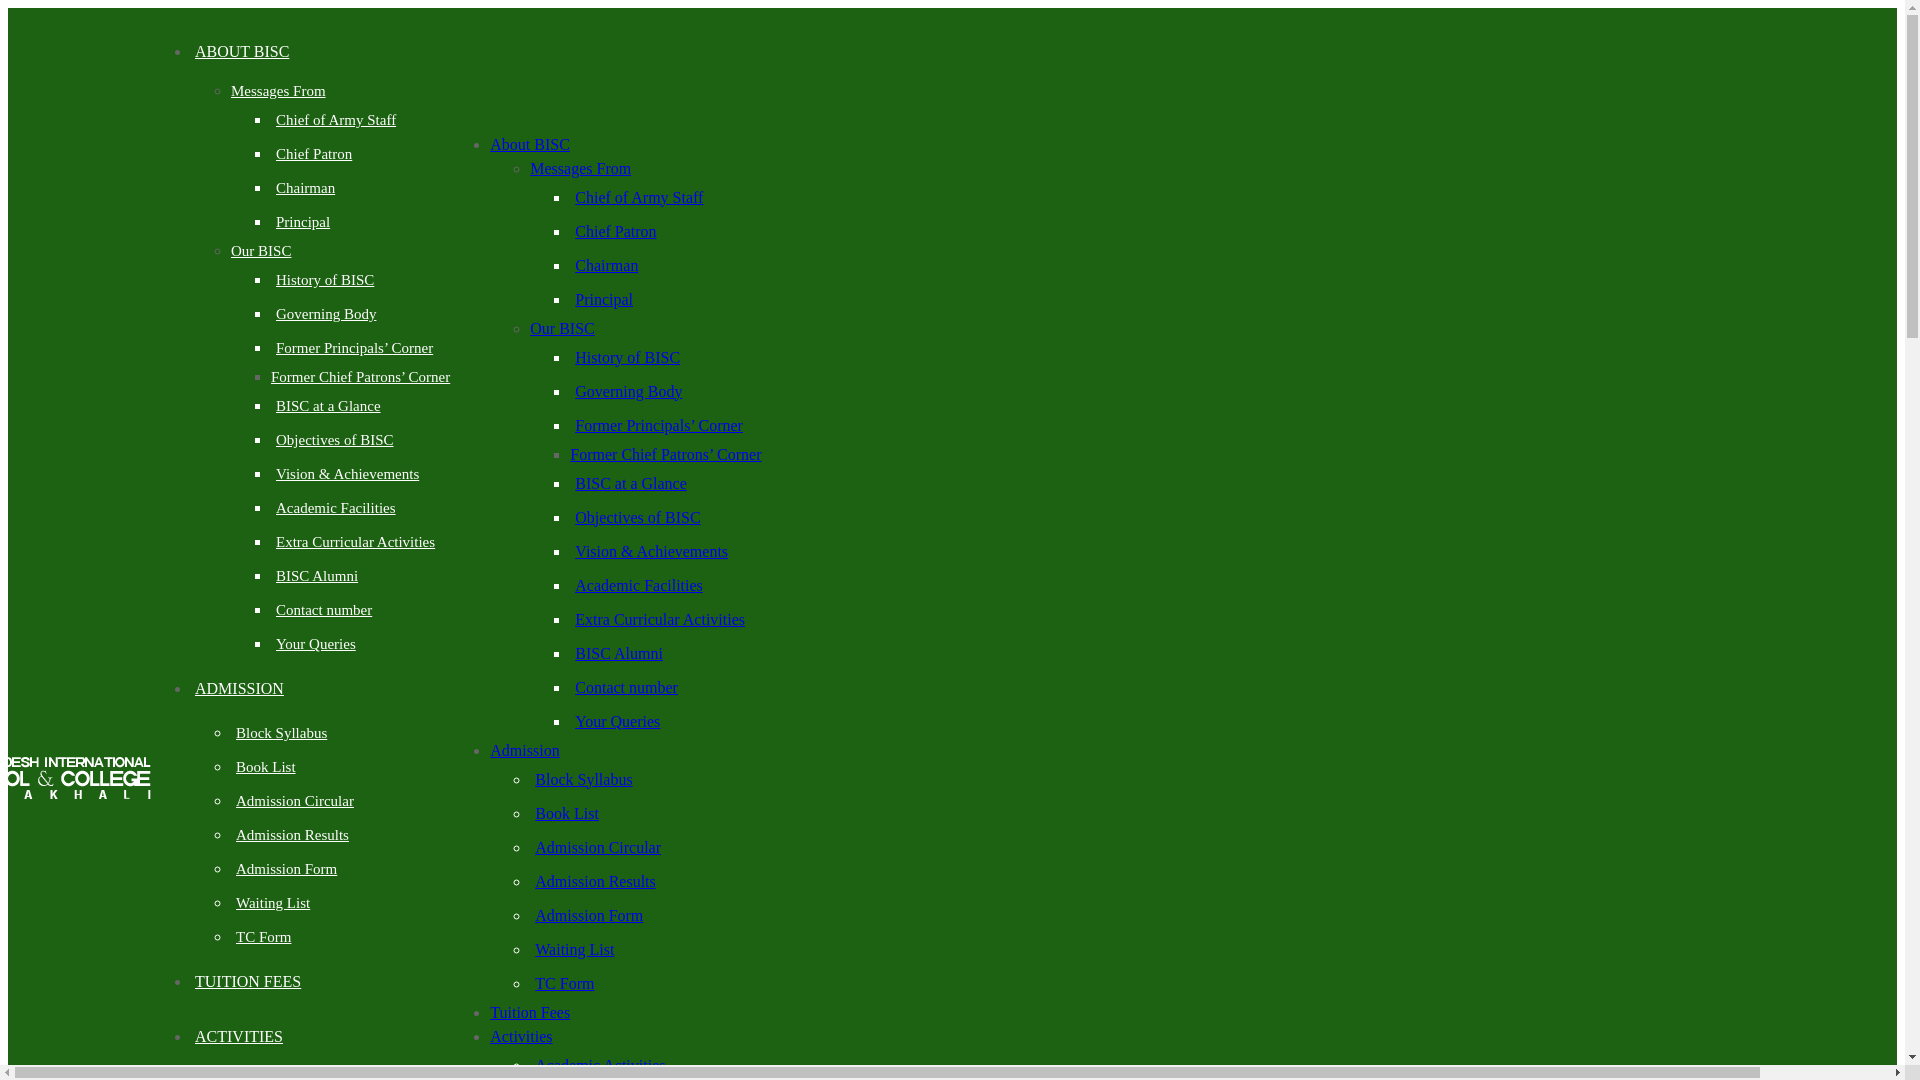 The width and height of the screenshot is (1920, 1080). What do you see at coordinates (264, 766) in the screenshot?
I see `'Book List'` at bounding box center [264, 766].